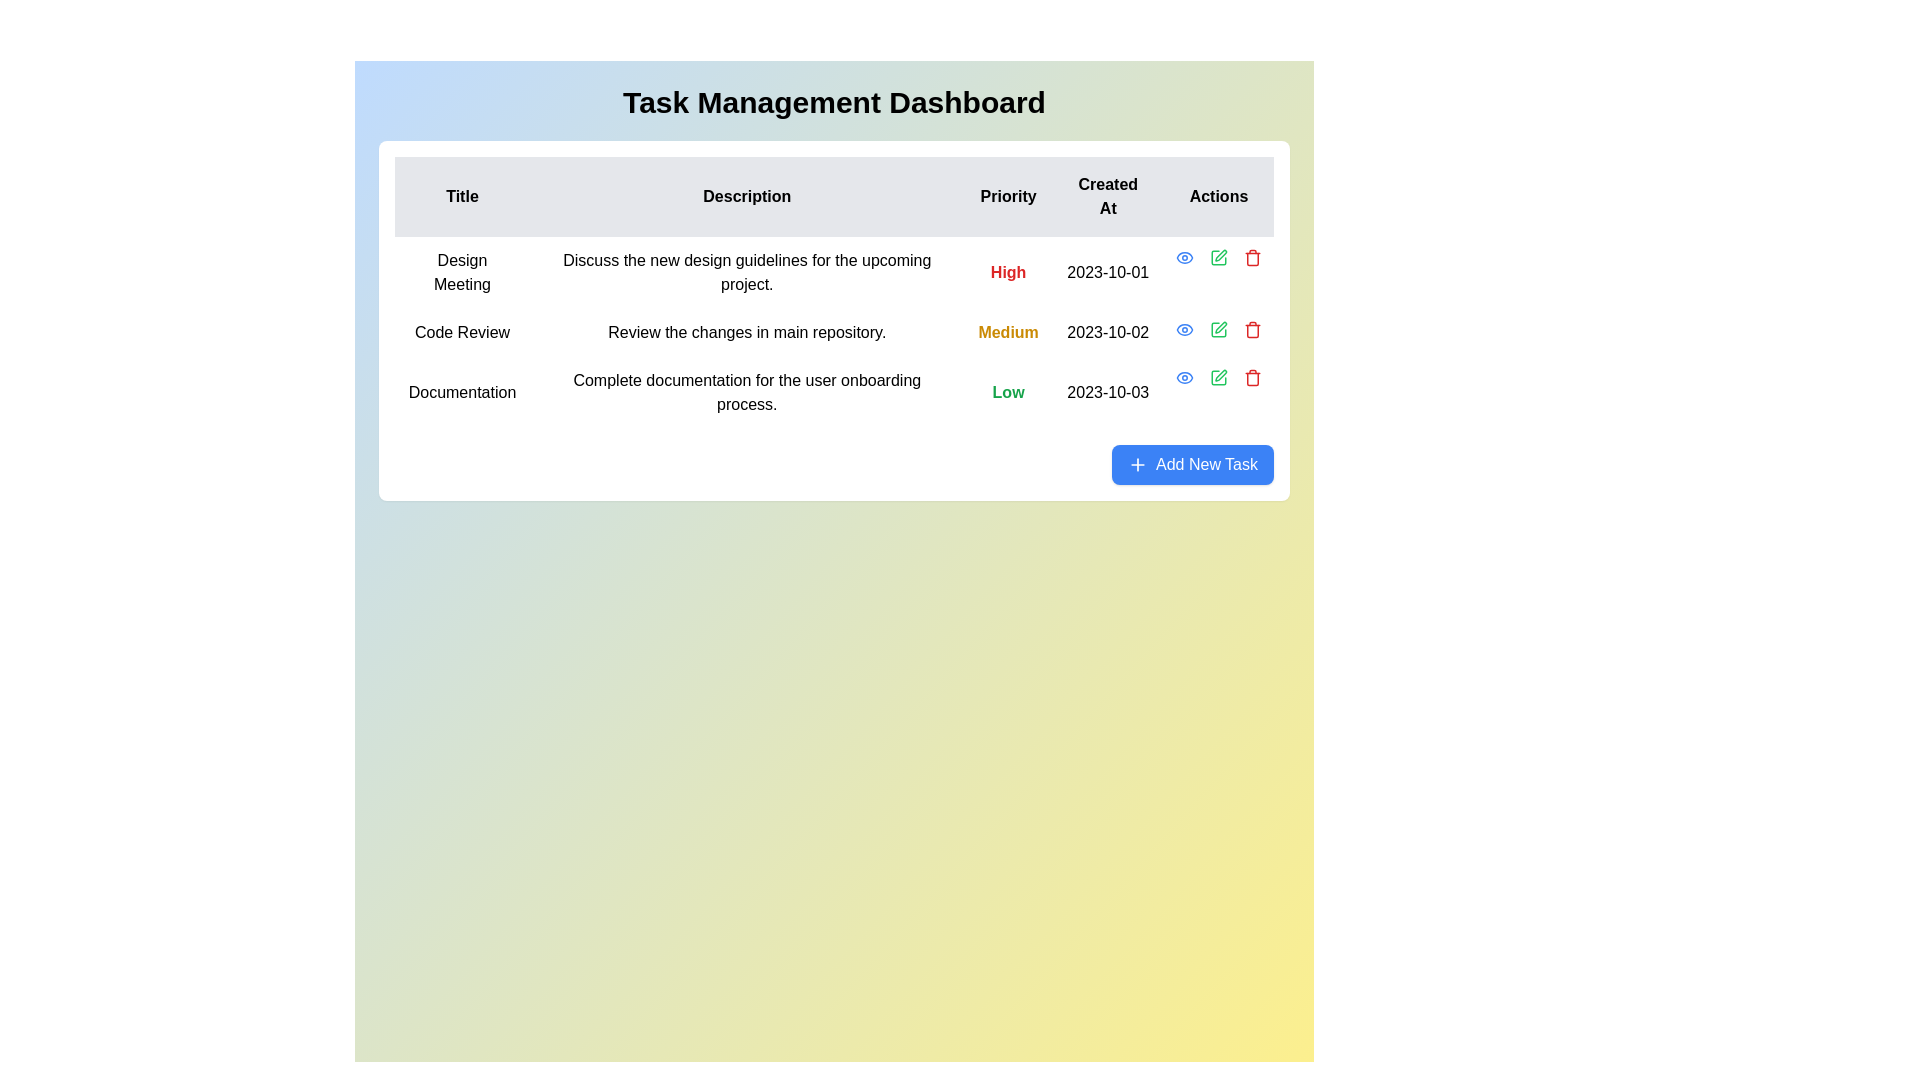 Image resolution: width=1920 pixels, height=1080 pixels. What do you see at coordinates (746, 393) in the screenshot?
I see `the text label displaying 'Complete documentation for the user onboarding process.' located in the 'Description' column, third row of the grid layout` at bounding box center [746, 393].